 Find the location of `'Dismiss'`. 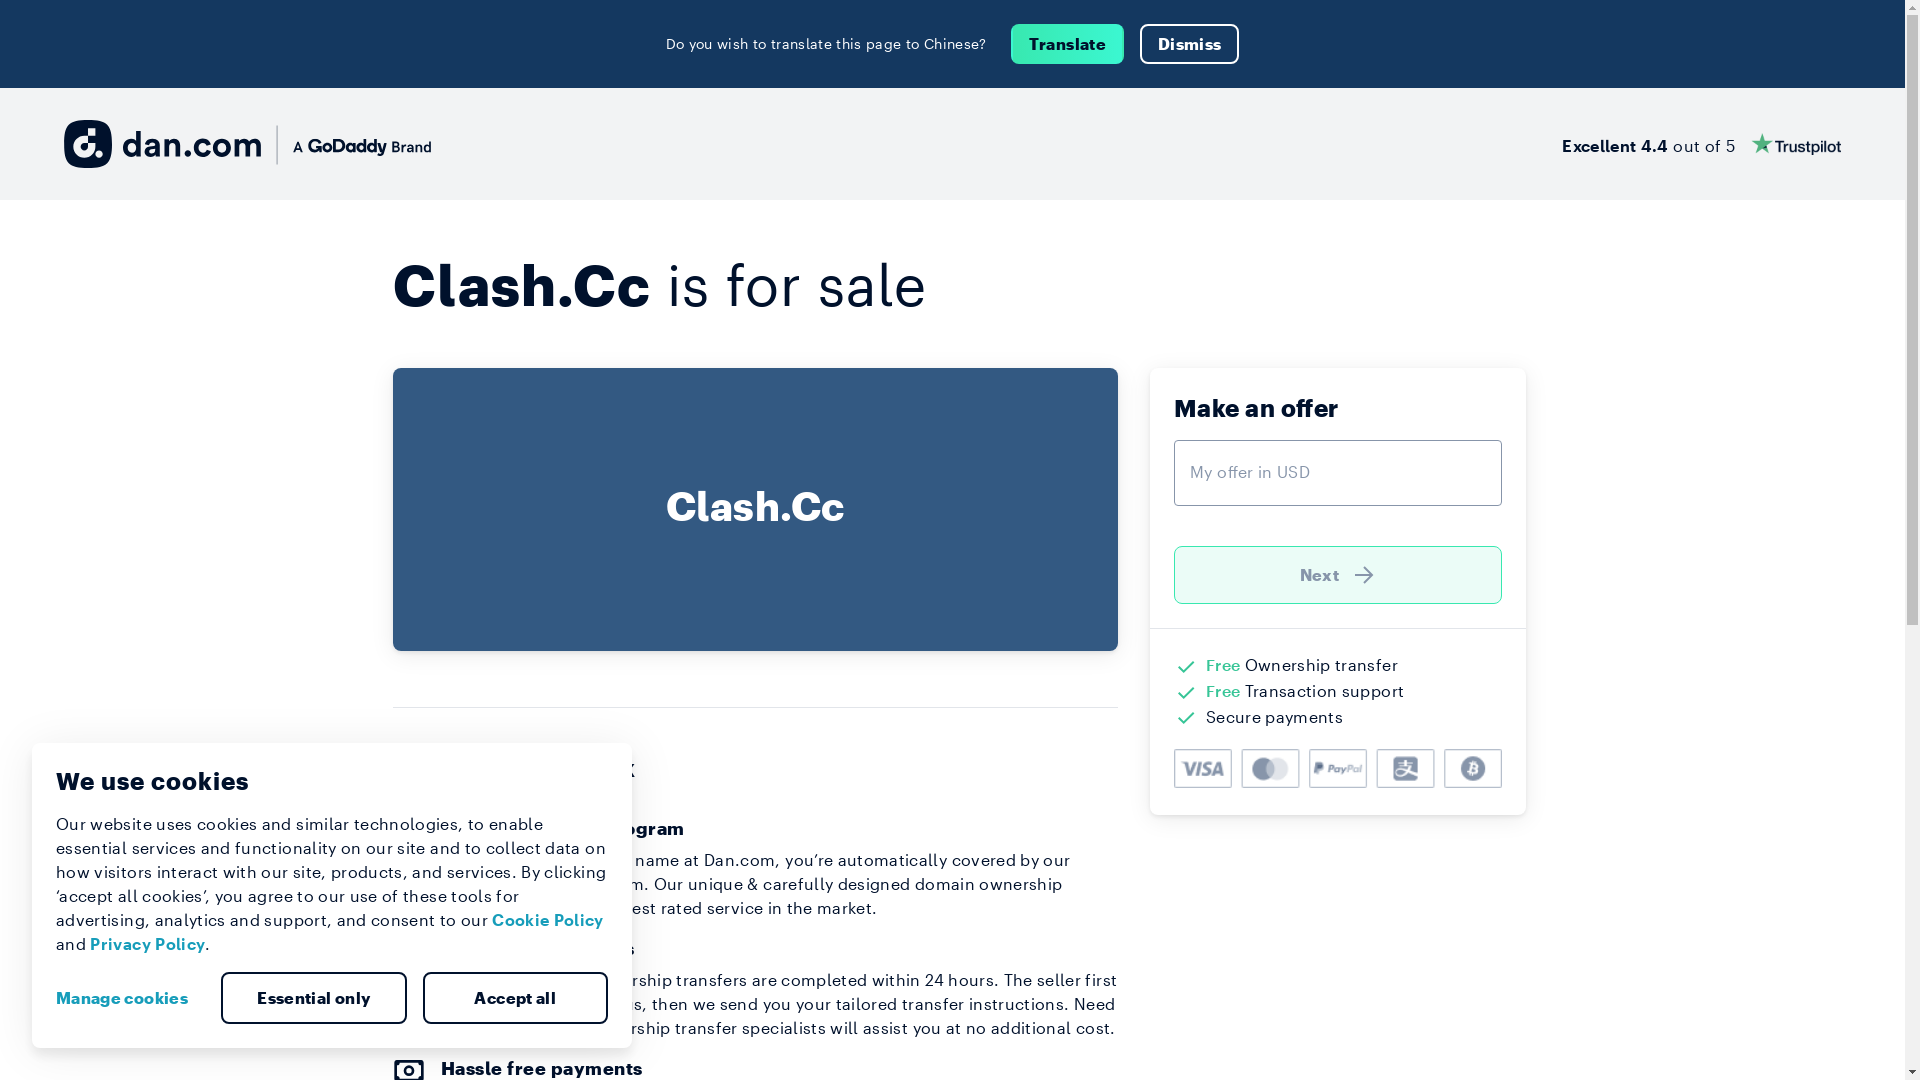

'Dismiss' is located at coordinates (1189, 43).